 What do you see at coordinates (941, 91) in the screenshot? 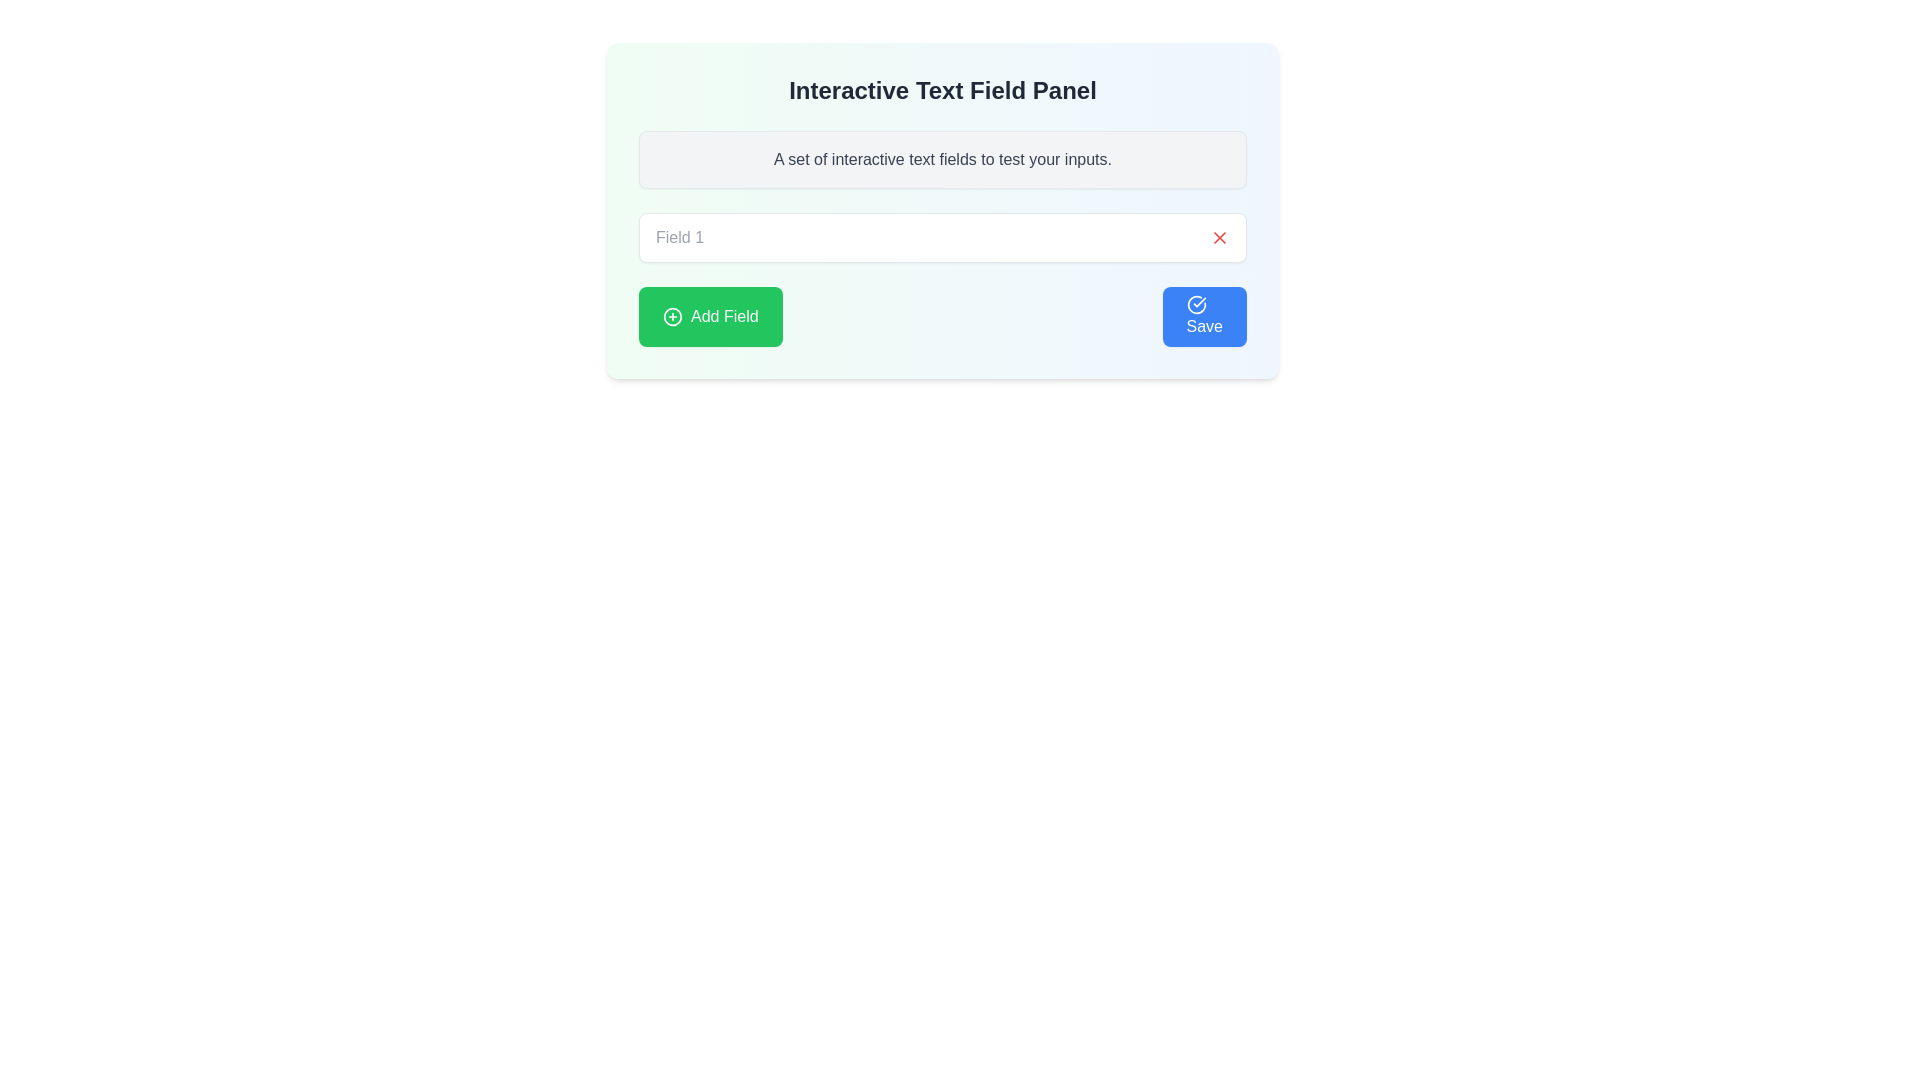
I see `the static text label that reads 'Interactive Text Field Panel', which is positioned at the top of the panel layout` at bounding box center [941, 91].